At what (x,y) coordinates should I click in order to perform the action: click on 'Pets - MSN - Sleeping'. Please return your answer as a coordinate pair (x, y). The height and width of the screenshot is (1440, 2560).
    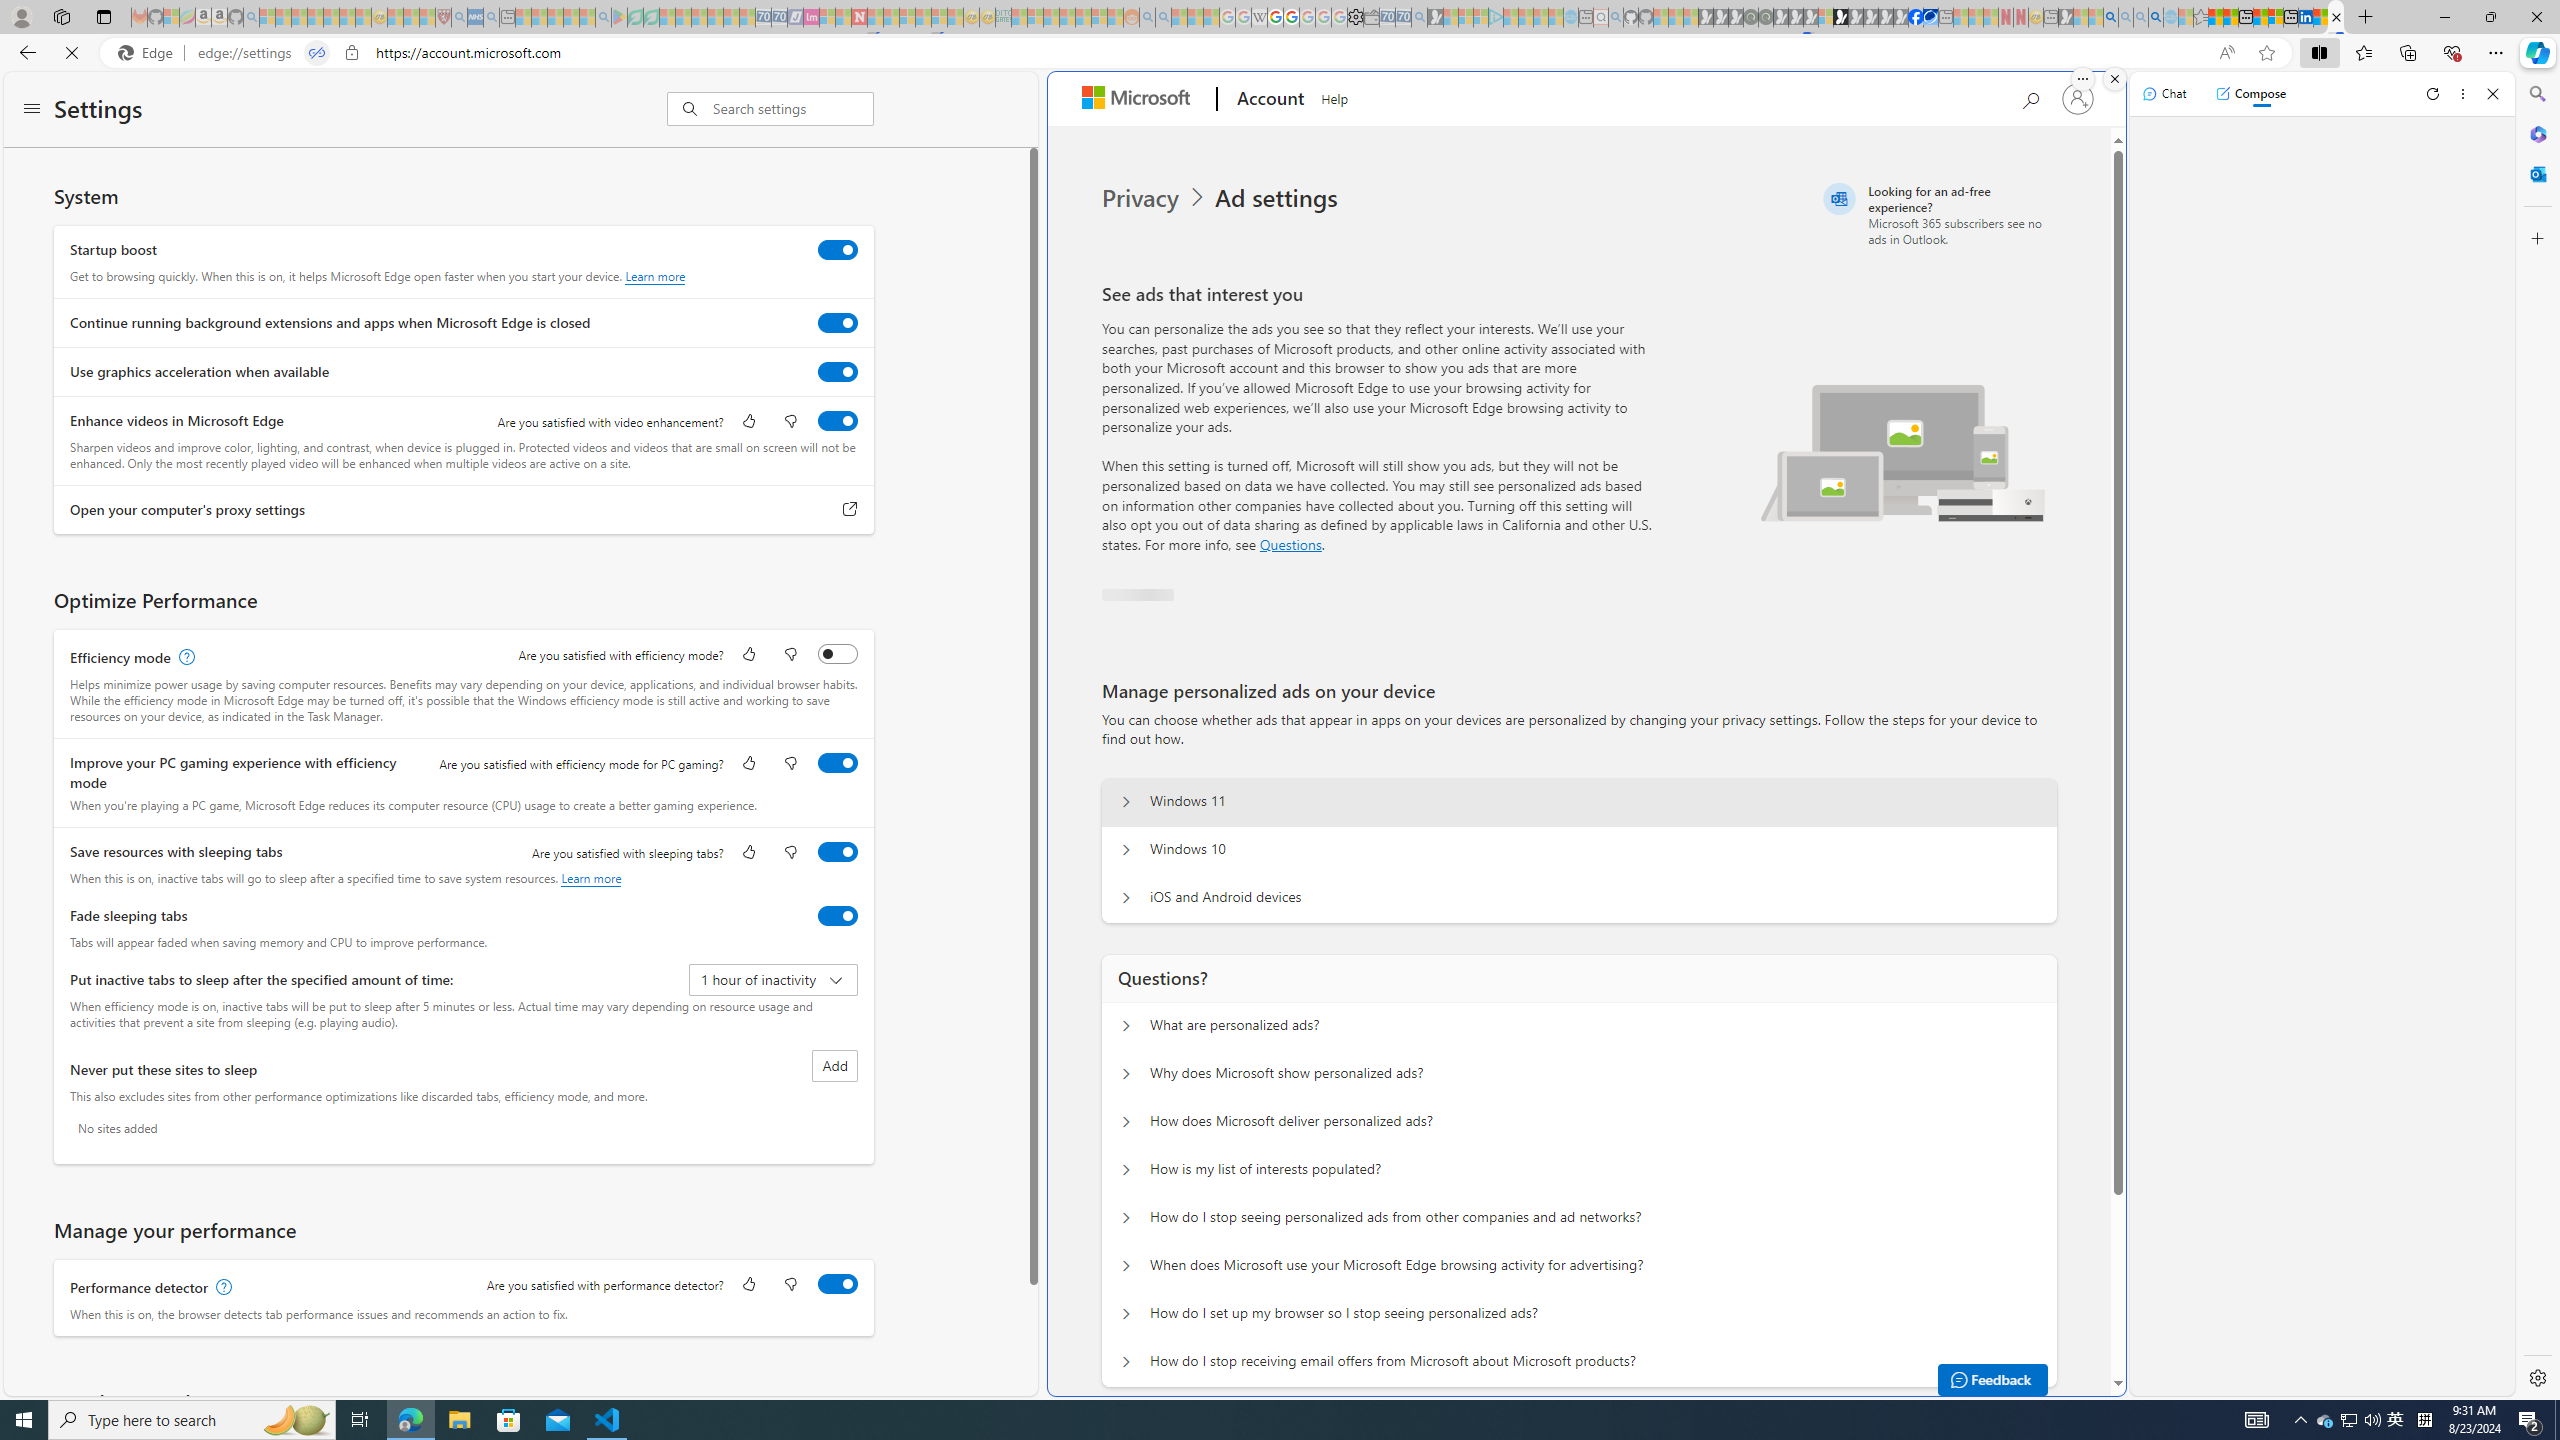
    Looking at the image, I should click on (571, 16).